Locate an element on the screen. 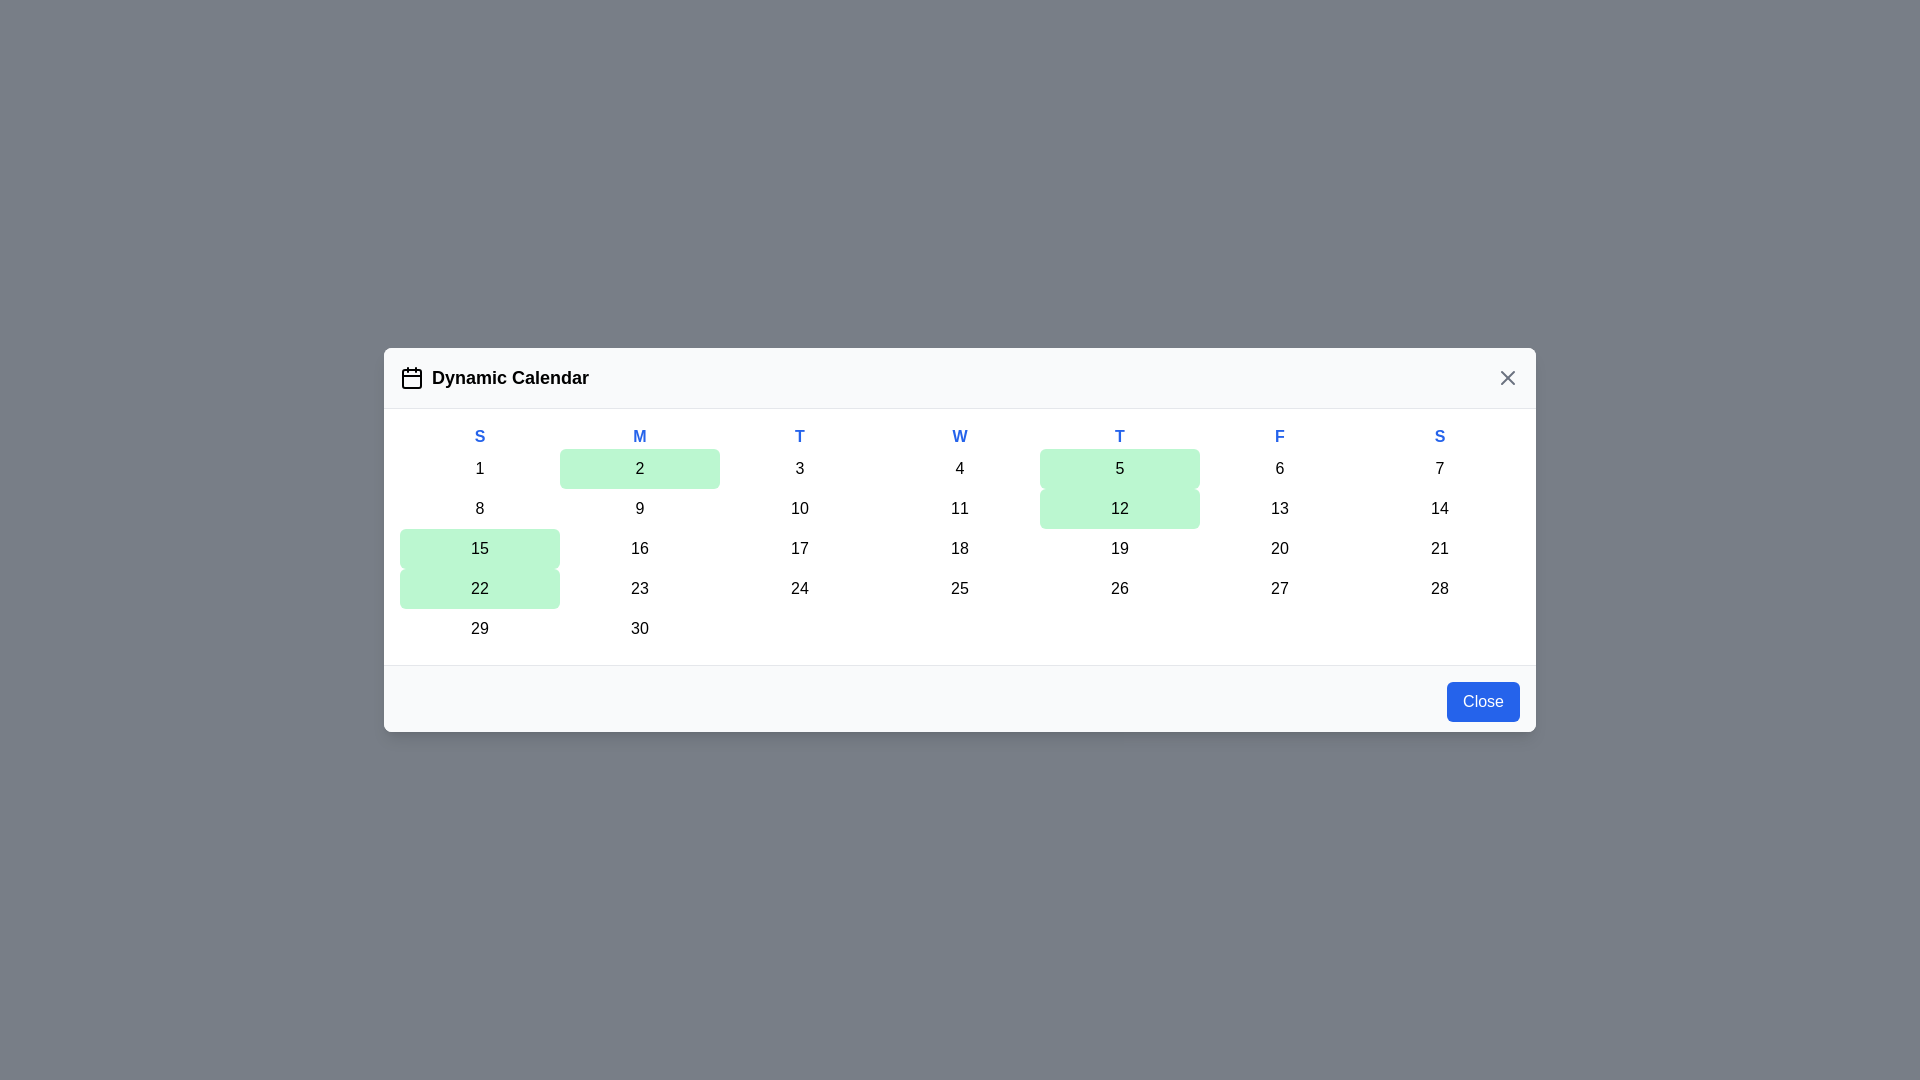  the day cell corresponding to 17 is located at coordinates (800, 548).